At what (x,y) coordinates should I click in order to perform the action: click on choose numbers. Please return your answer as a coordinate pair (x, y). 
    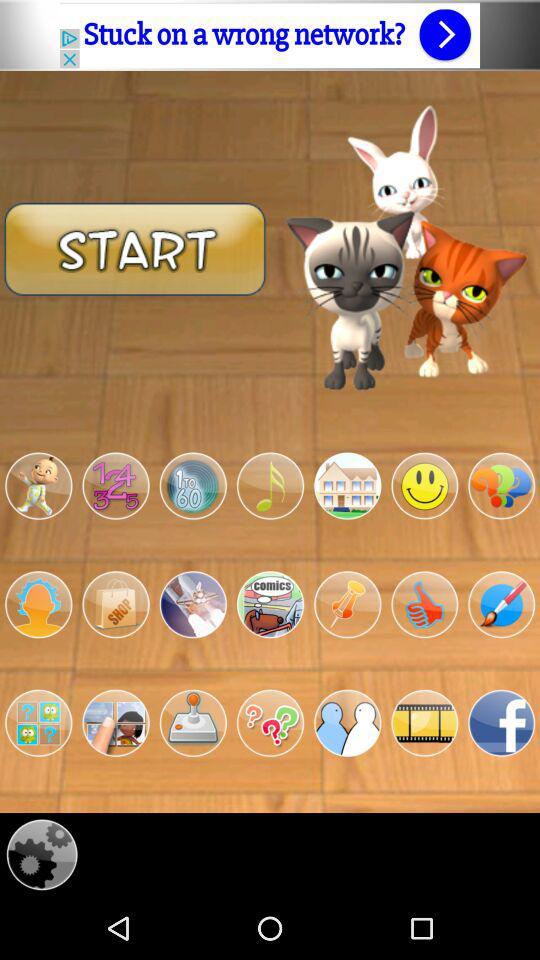
    Looking at the image, I should click on (115, 485).